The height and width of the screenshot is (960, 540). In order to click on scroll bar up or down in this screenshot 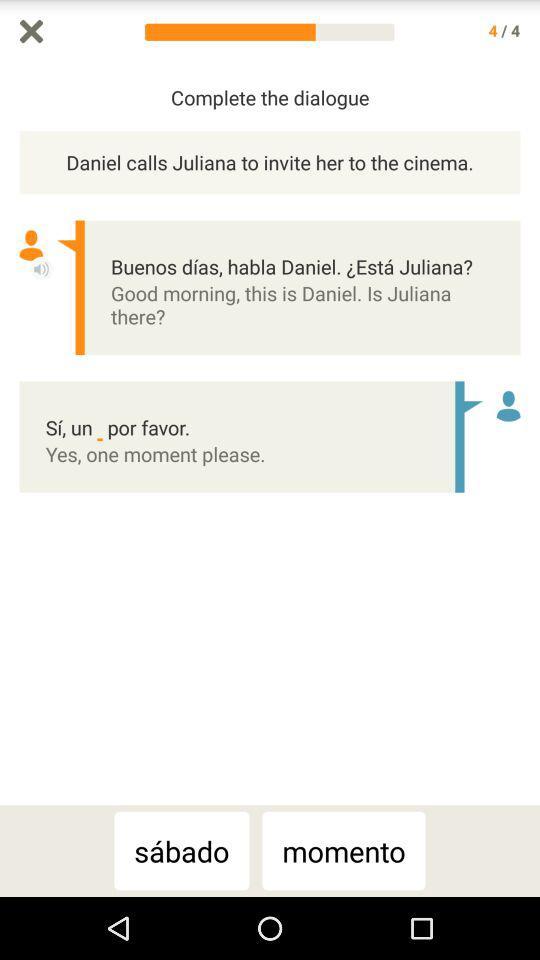, I will do `click(530, 434)`.